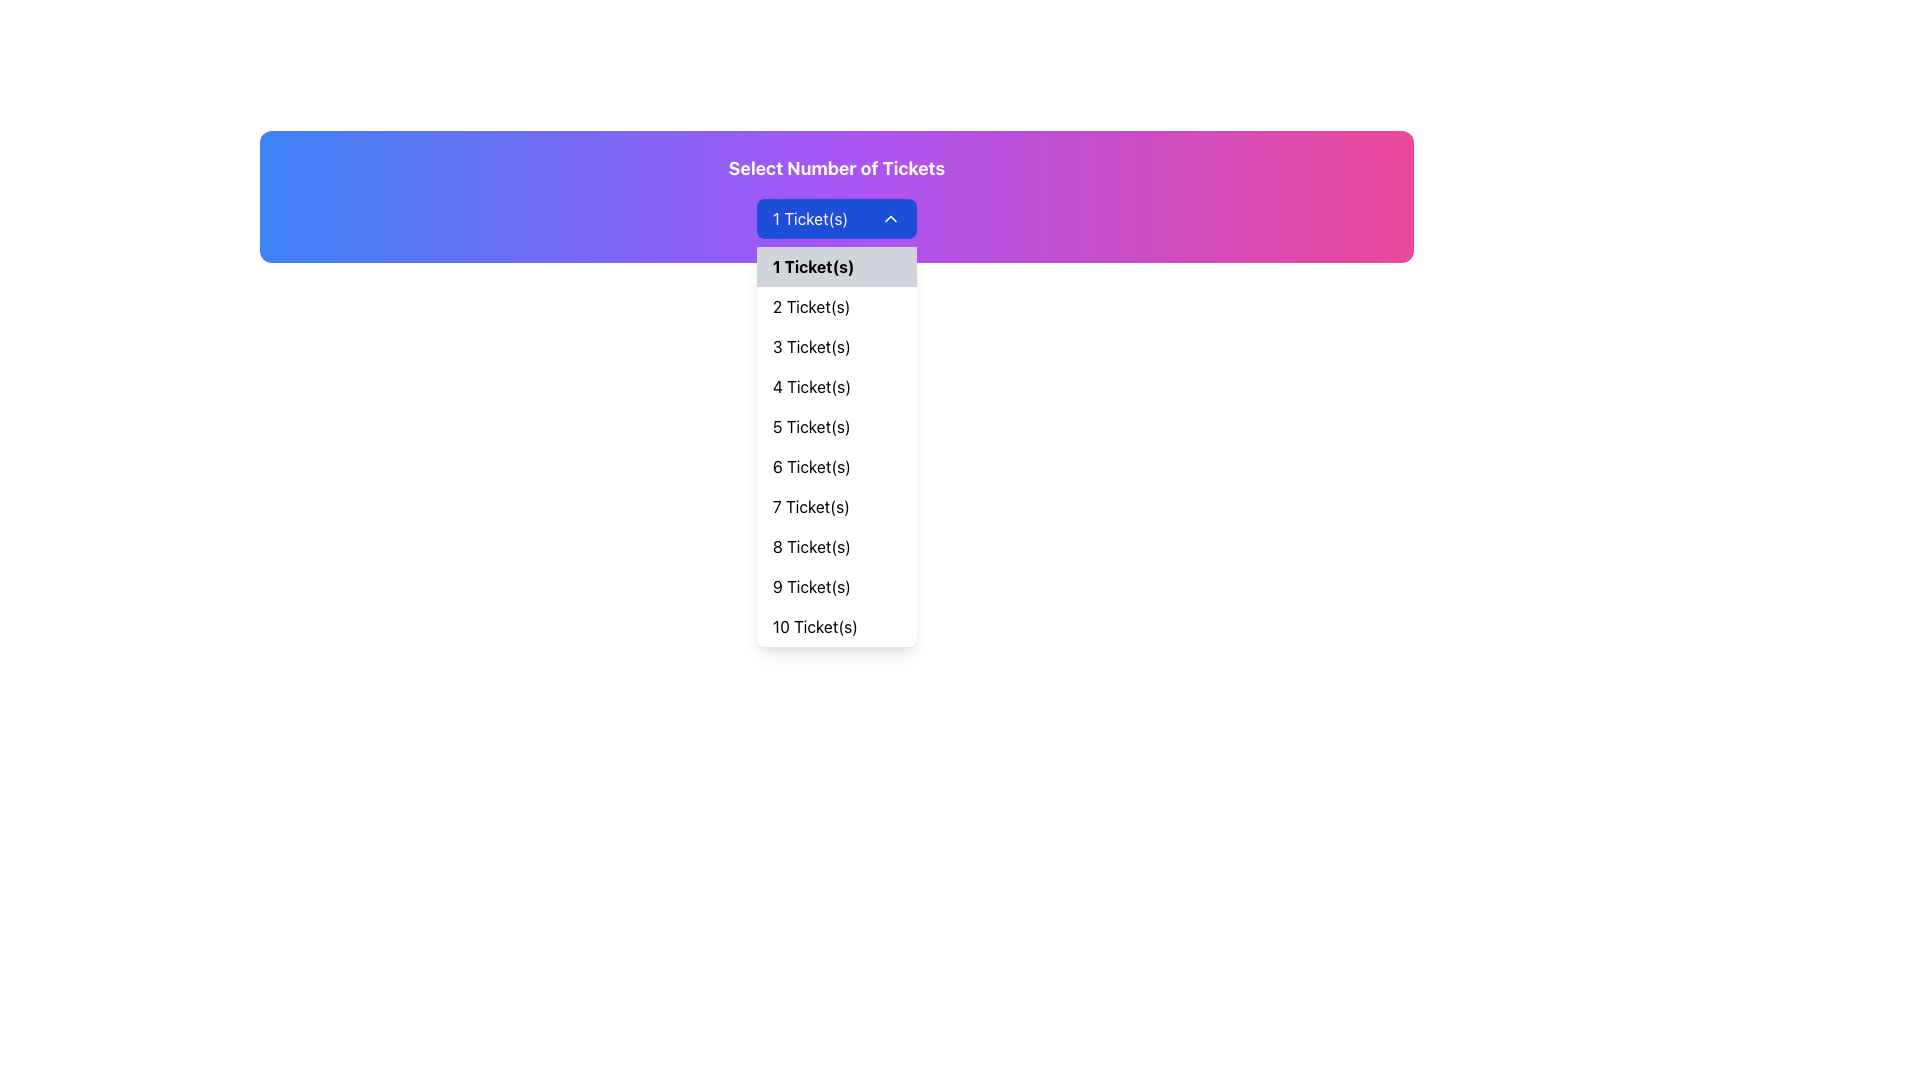 This screenshot has width=1920, height=1080. What do you see at coordinates (836, 547) in the screenshot?
I see `the dropdown item displaying '8 Ticket(s)'` at bounding box center [836, 547].